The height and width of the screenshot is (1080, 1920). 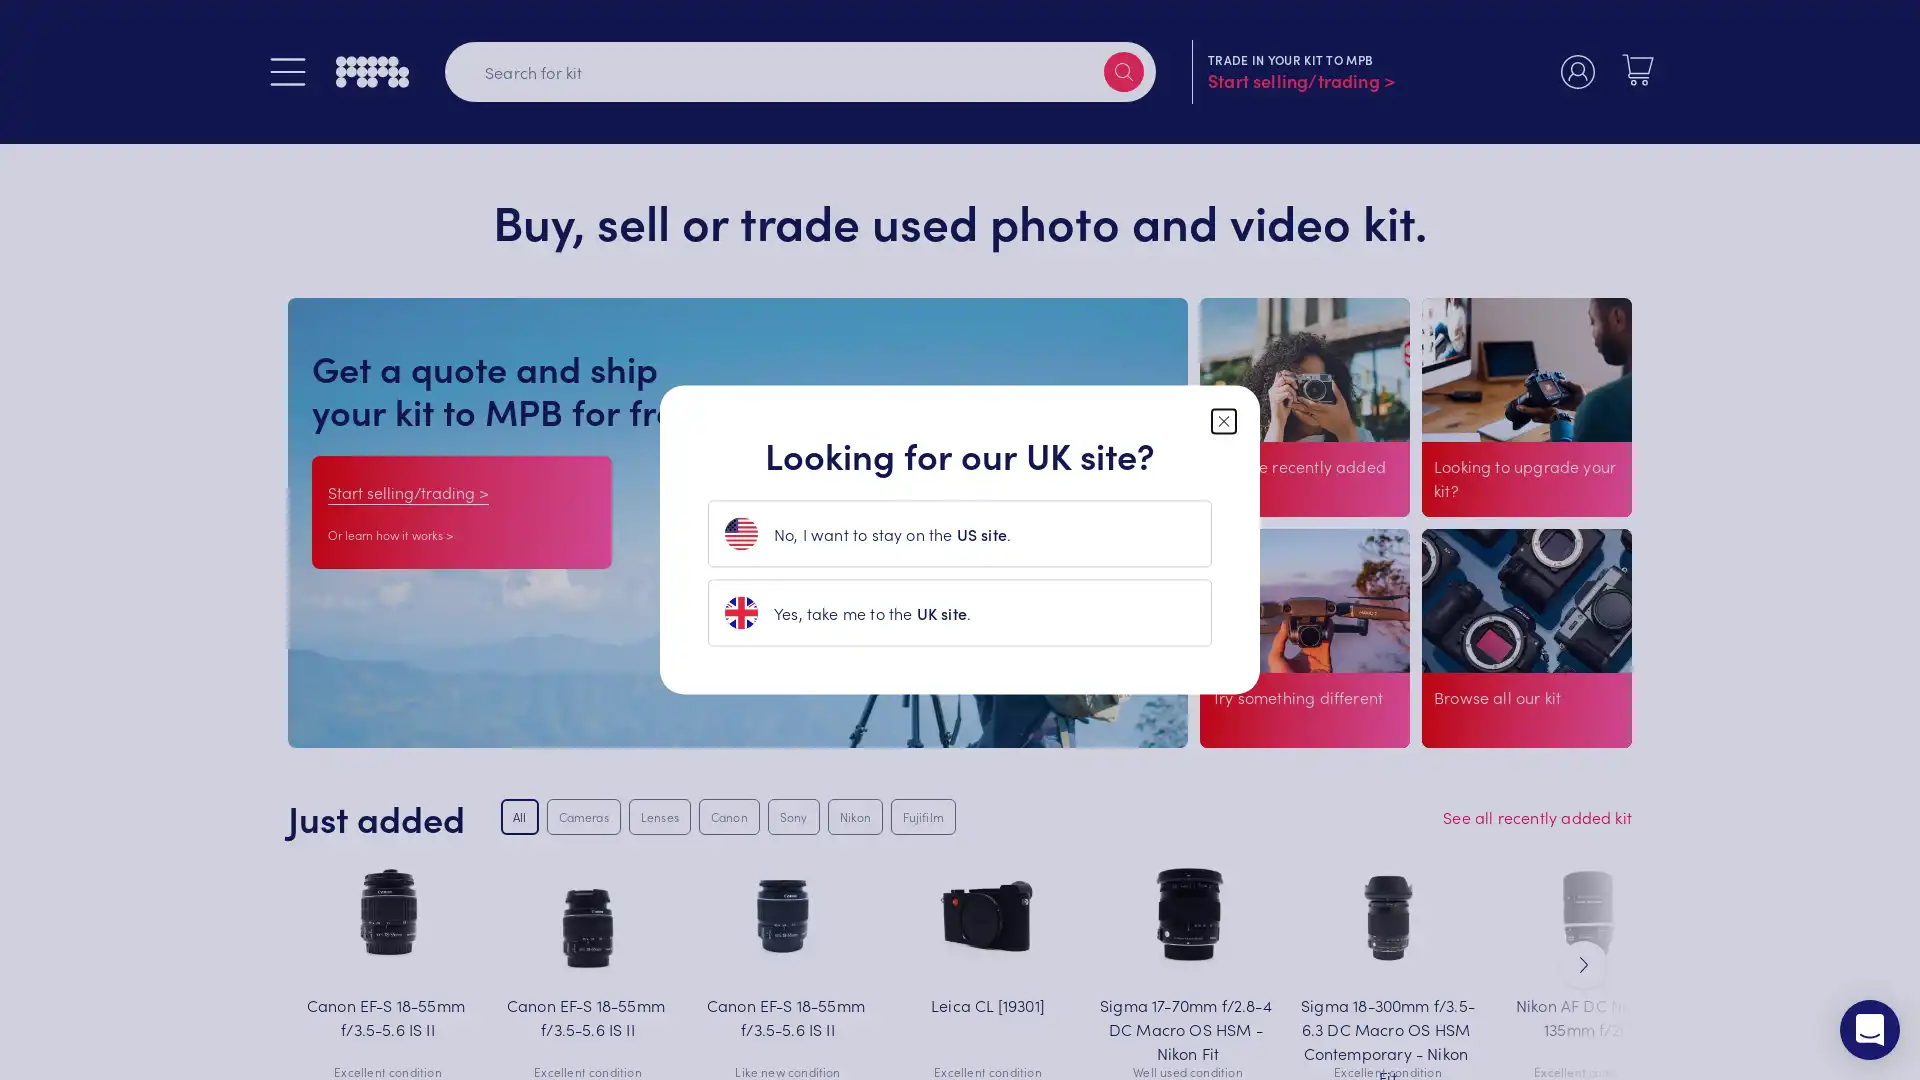 What do you see at coordinates (1637, 68) in the screenshot?
I see `Cart` at bounding box center [1637, 68].